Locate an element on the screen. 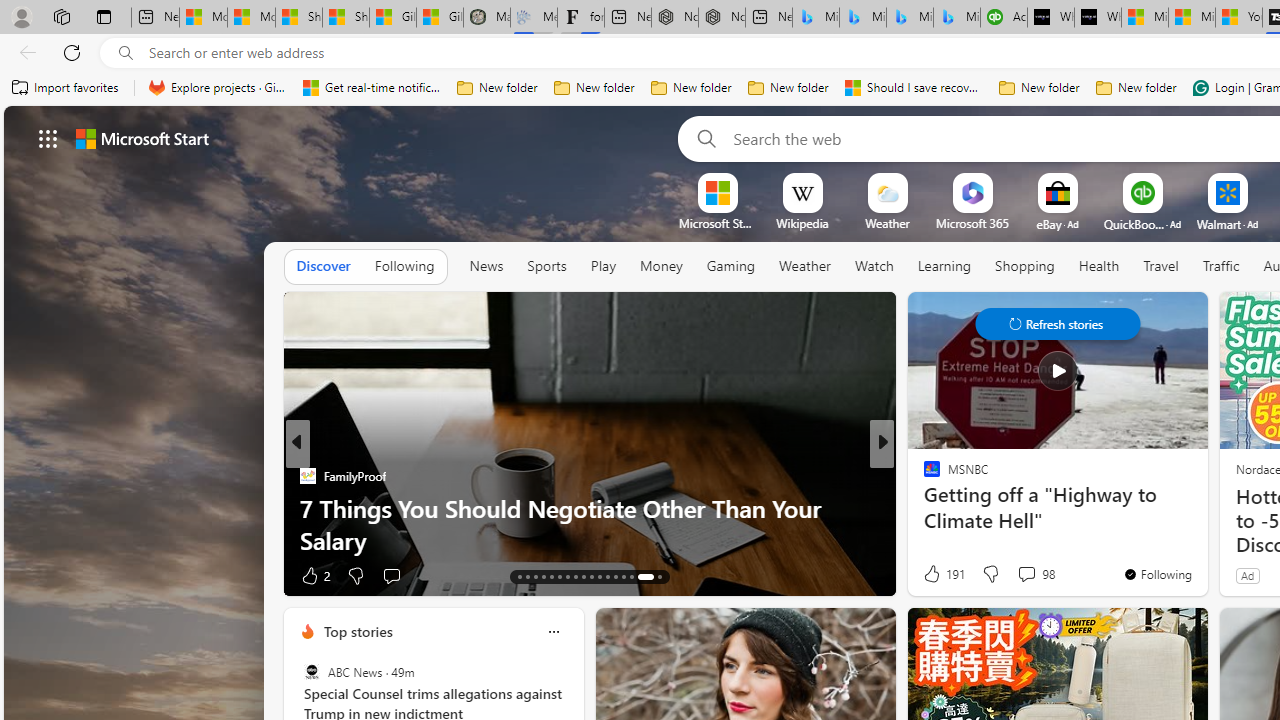  'Gaming' is located at coordinates (729, 265).